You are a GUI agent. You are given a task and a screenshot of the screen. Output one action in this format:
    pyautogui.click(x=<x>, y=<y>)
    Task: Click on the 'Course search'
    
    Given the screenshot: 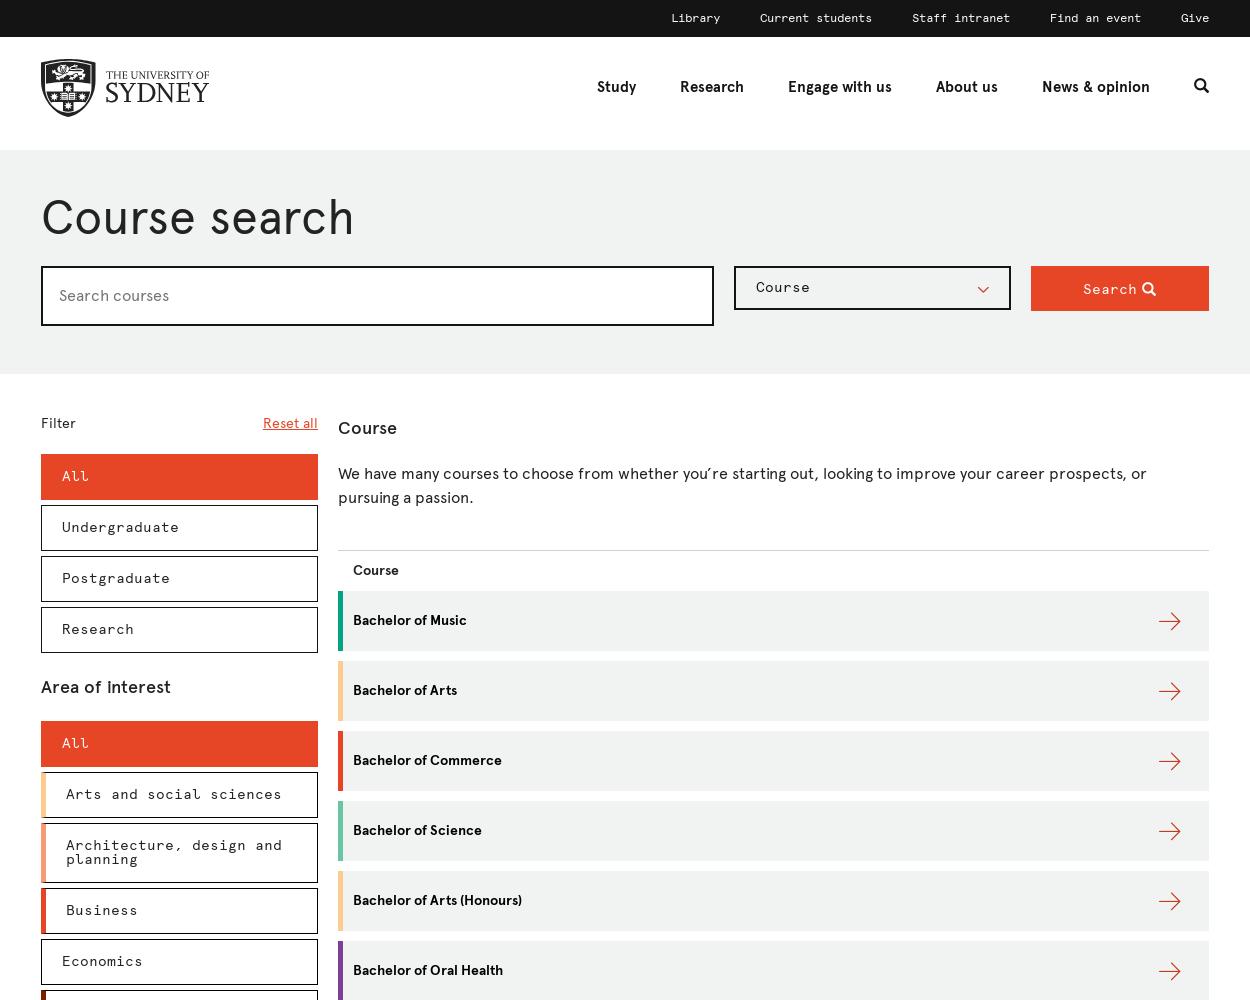 What is the action you would take?
    pyautogui.click(x=41, y=216)
    